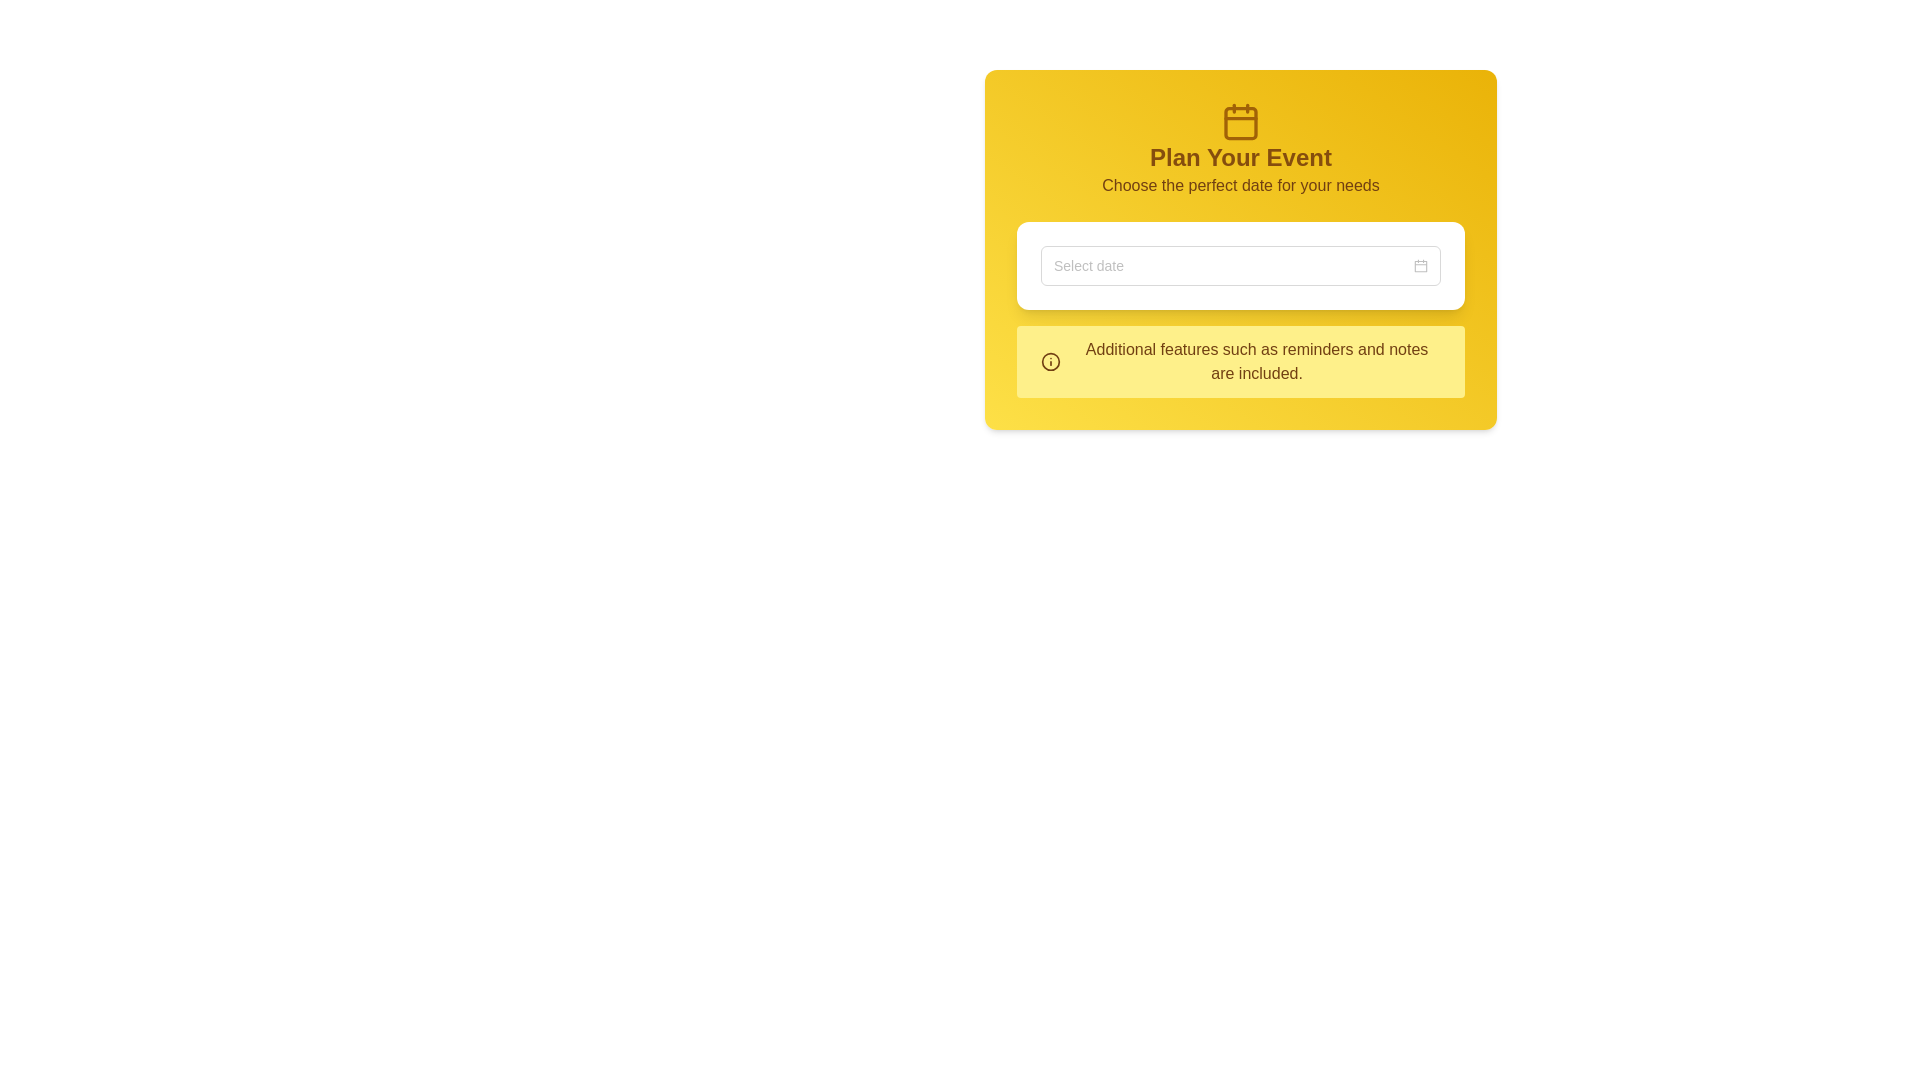 This screenshot has width=1920, height=1080. I want to click on the rectangular graphical element located within the calendar icon at the top of the yellow card, which has rounded corners and is positioned centrally within the icon, so click(1240, 123).